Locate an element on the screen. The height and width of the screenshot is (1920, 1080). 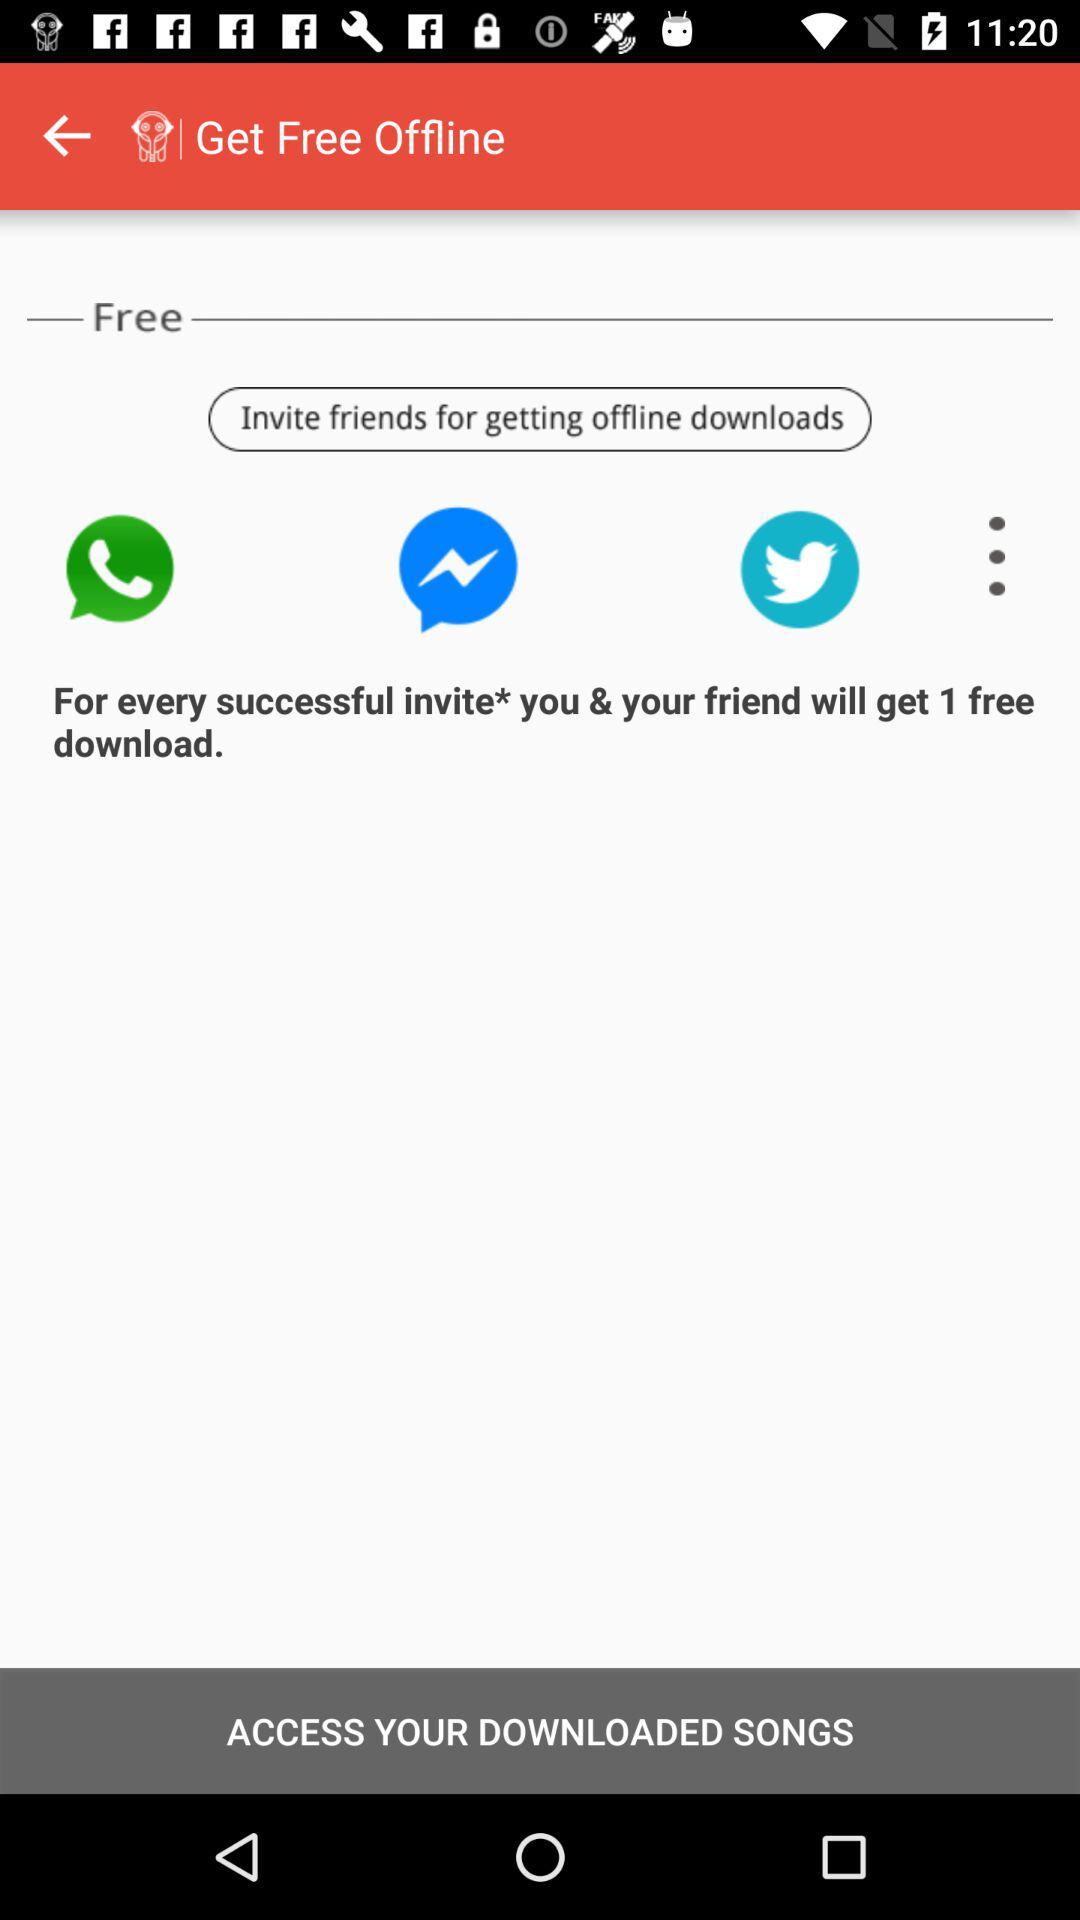
watsapp is located at coordinates (118, 568).